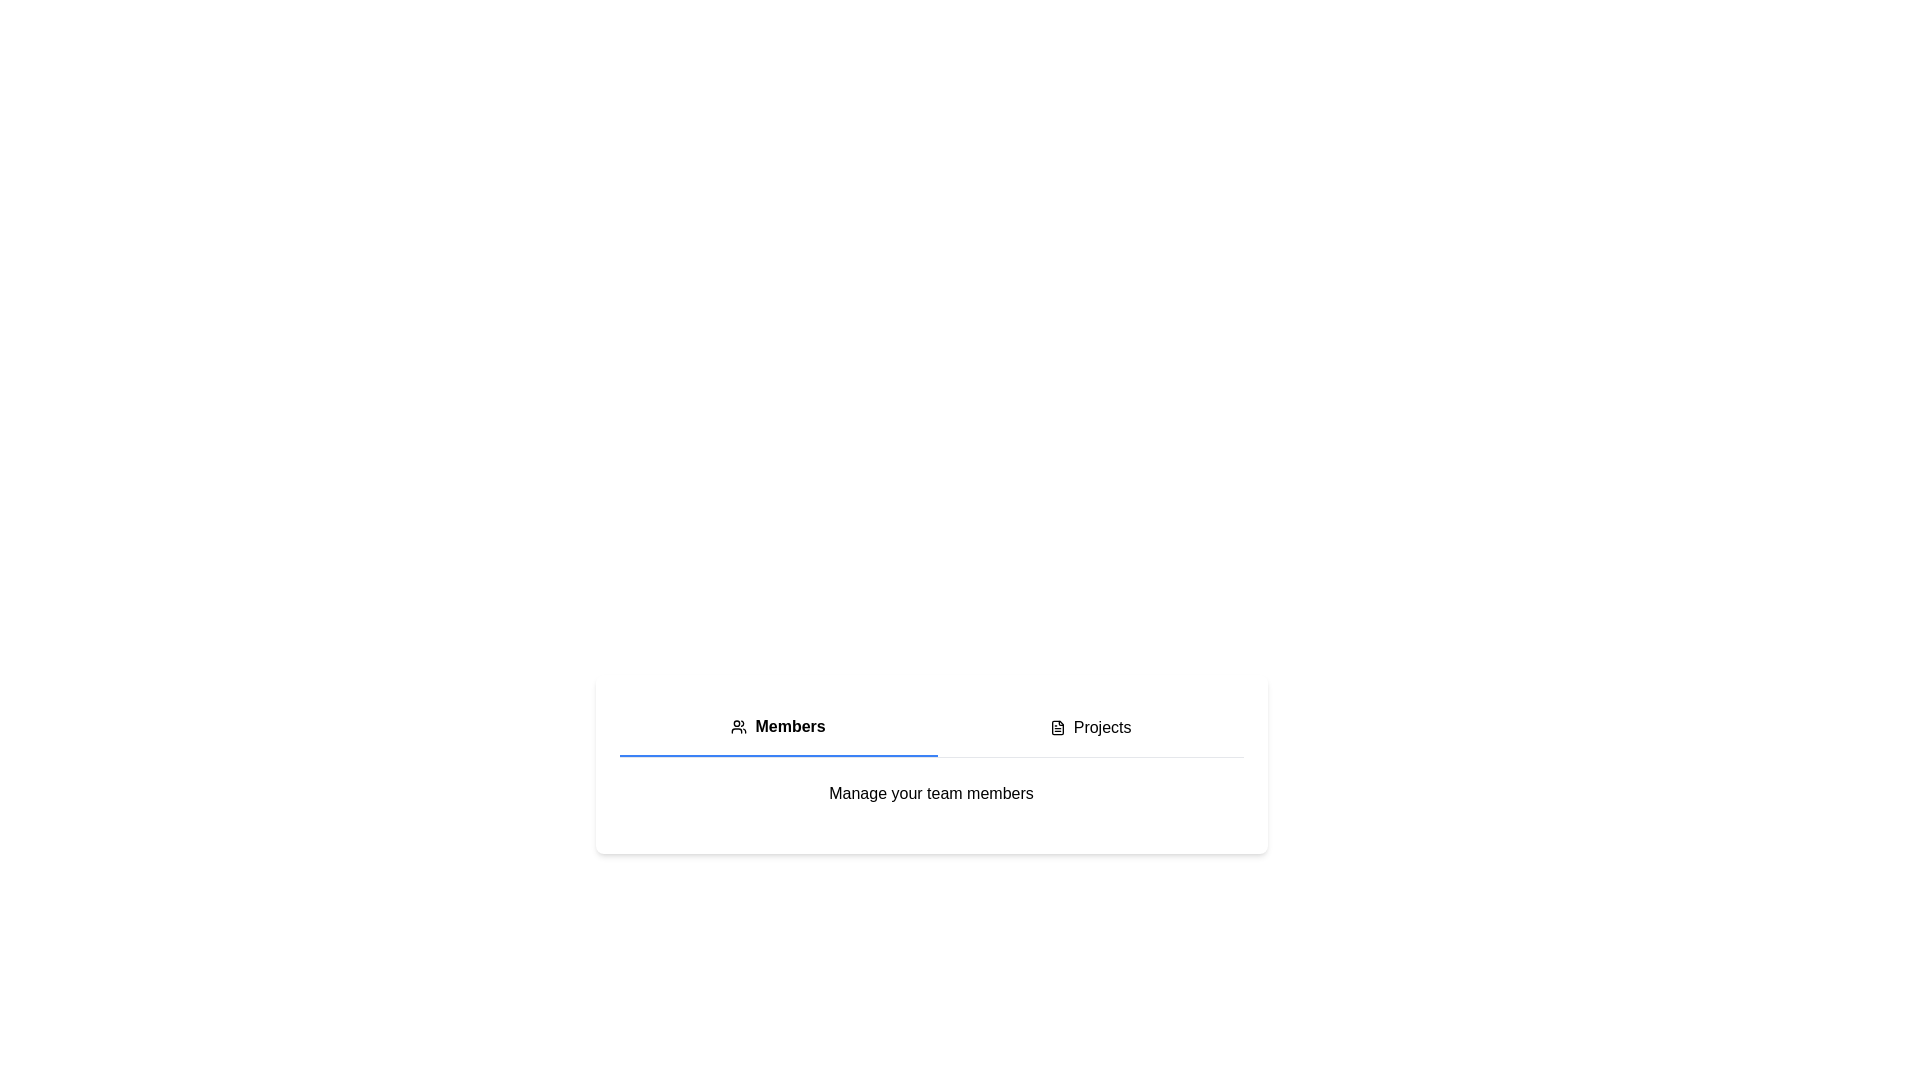 The image size is (1920, 1080). What do you see at coordinates (1101, 728) in the screenshot?
I see `the 'Projects' text label located towards the bottom-center of the interface, to the right of a document icon` at bounding box center [1101, 728].